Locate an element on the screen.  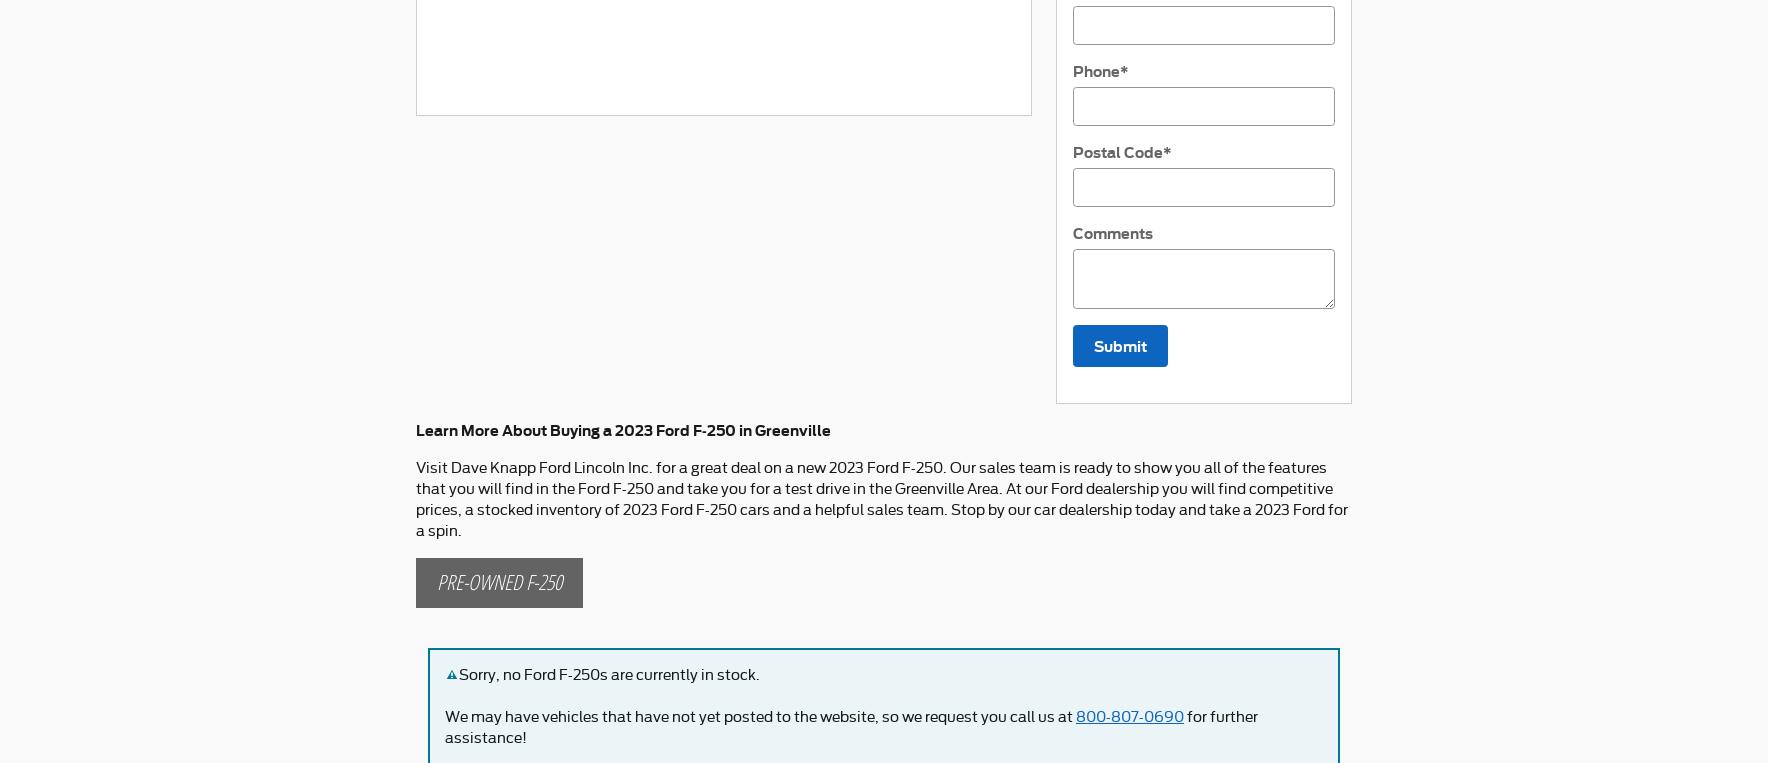
'for further assistance!' is located at coordinates (851, 727).